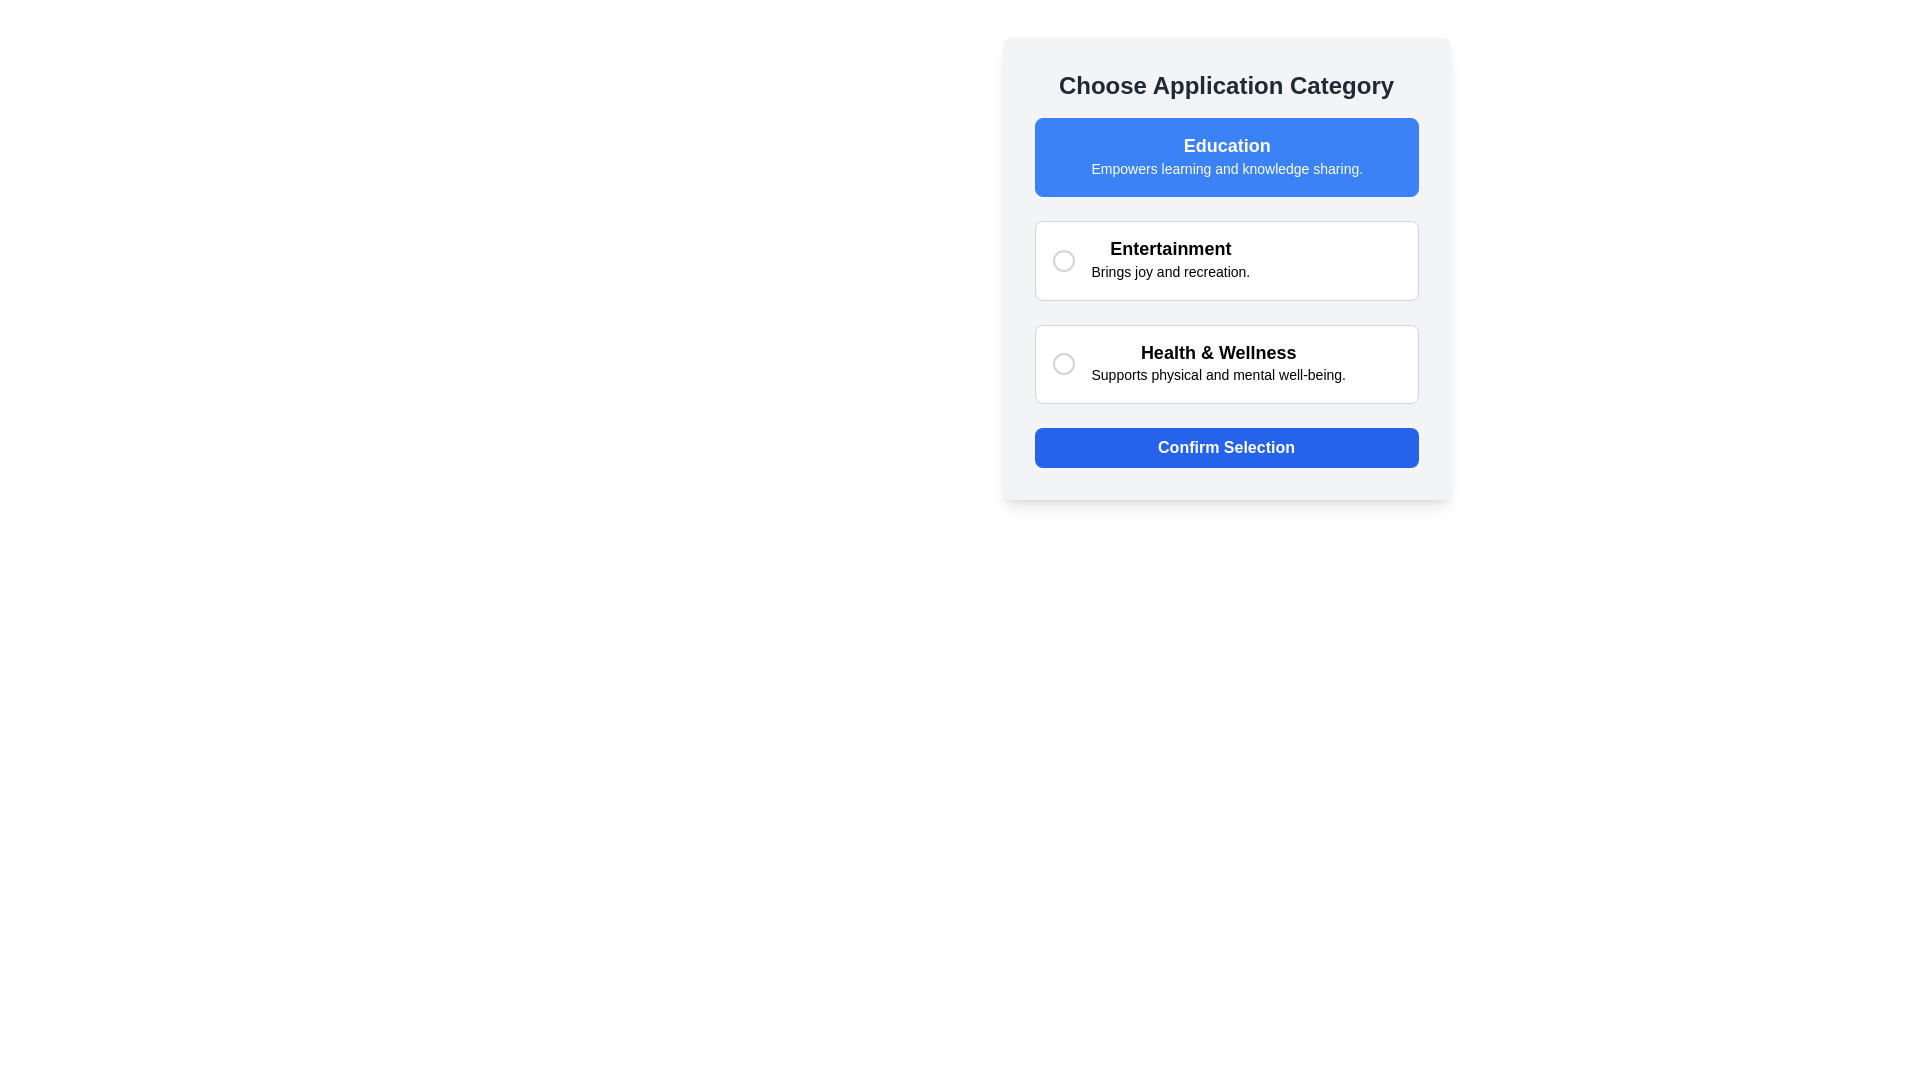 The image size is (1920, 1080). What do you see at coordinates (1062, 364) in the screenshot?
I see `the 'Health & Wellness' radio button control` at bounding box center [1062, 364].